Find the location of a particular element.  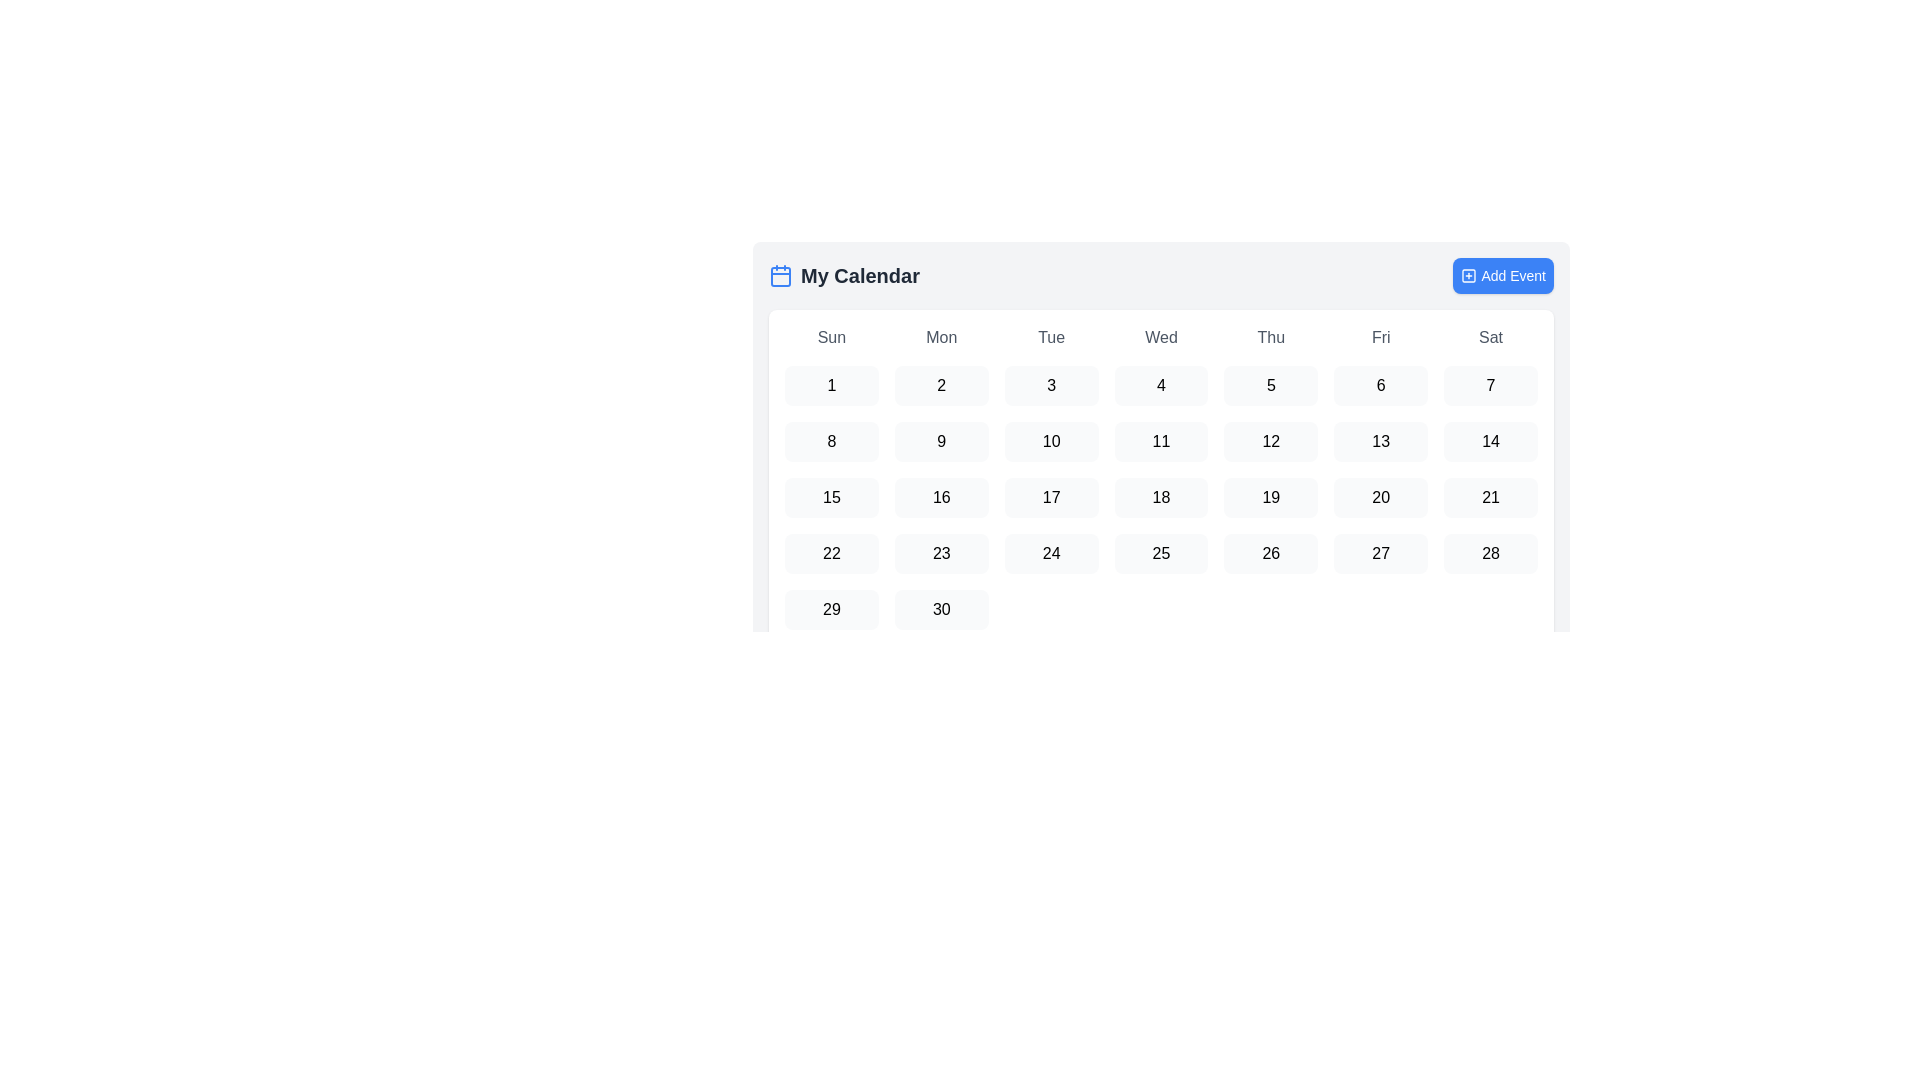

the numeric day '9' button in the calendar grid is located at coordinates (940, 441).